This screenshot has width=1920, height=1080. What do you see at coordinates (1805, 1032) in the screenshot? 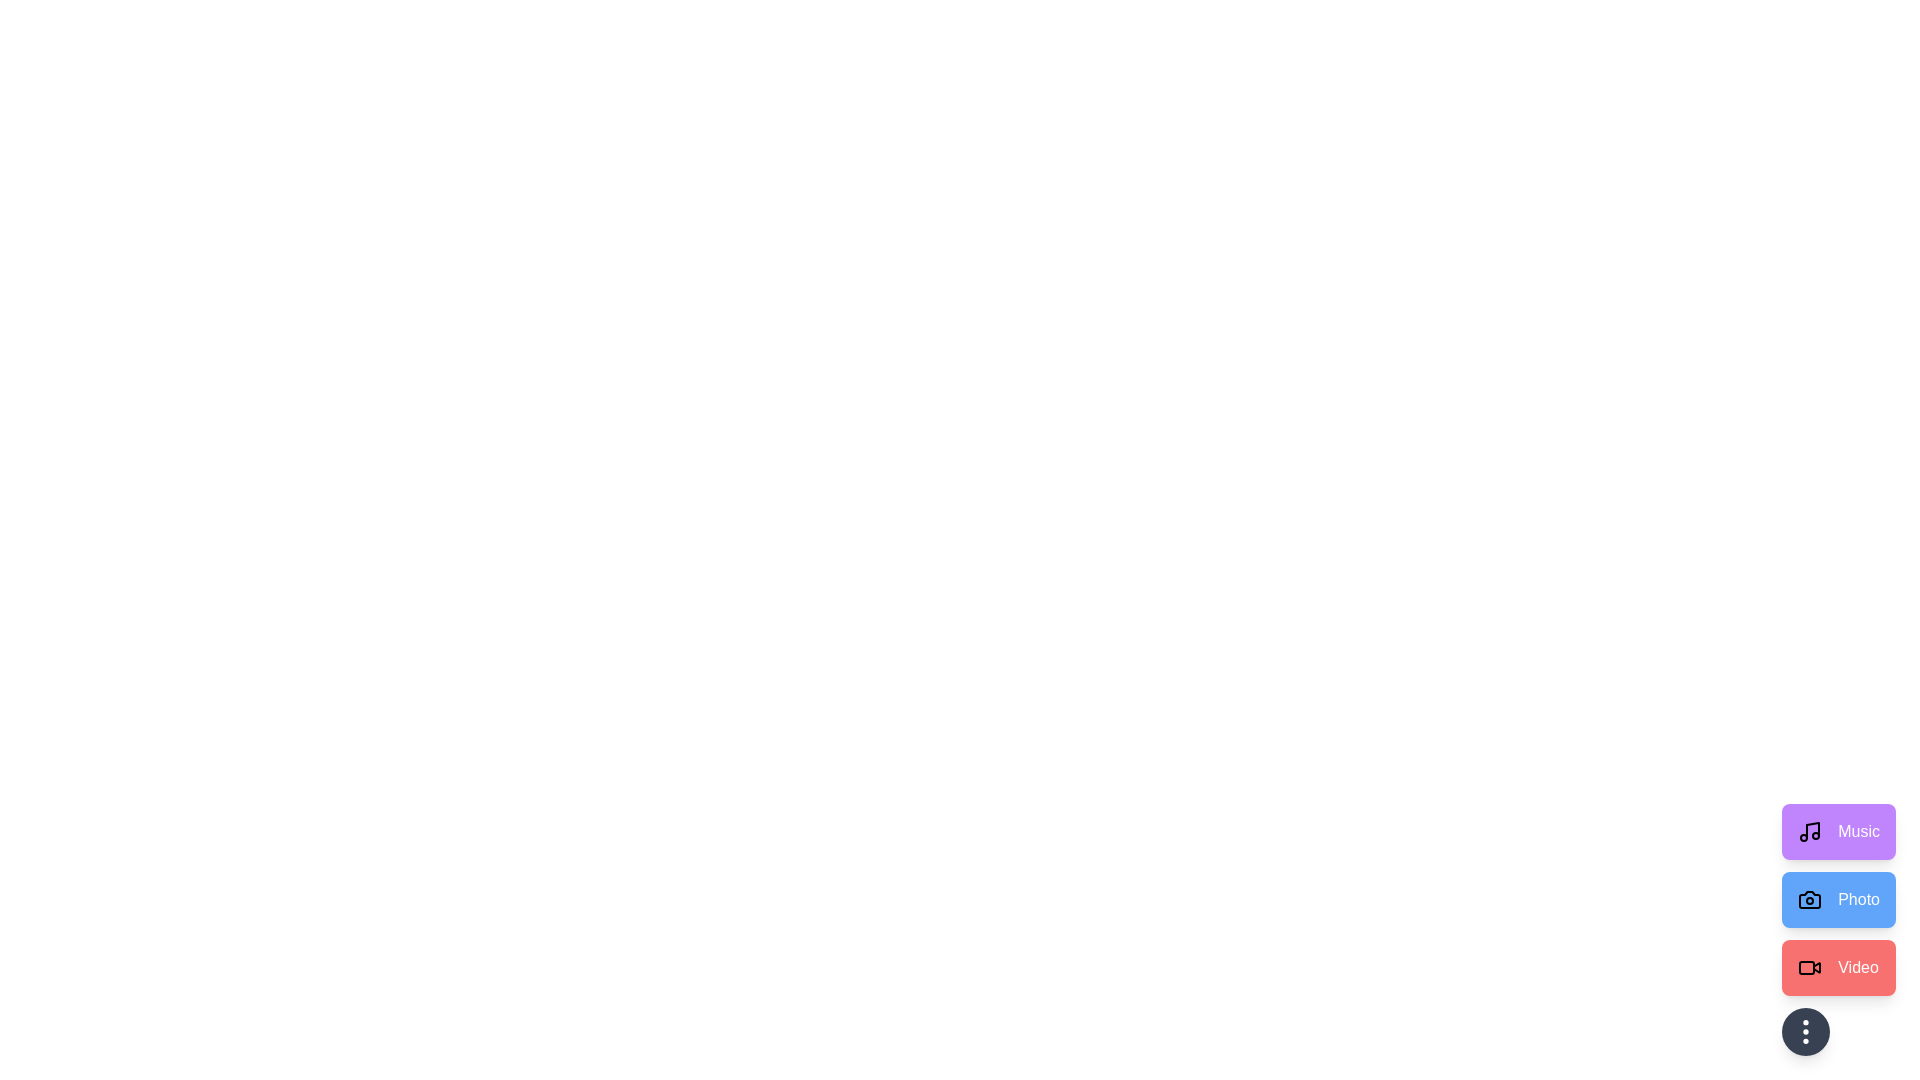
I see `the menu toggle button to expand or collapse the menu` at bounding box center [1805, 1032].